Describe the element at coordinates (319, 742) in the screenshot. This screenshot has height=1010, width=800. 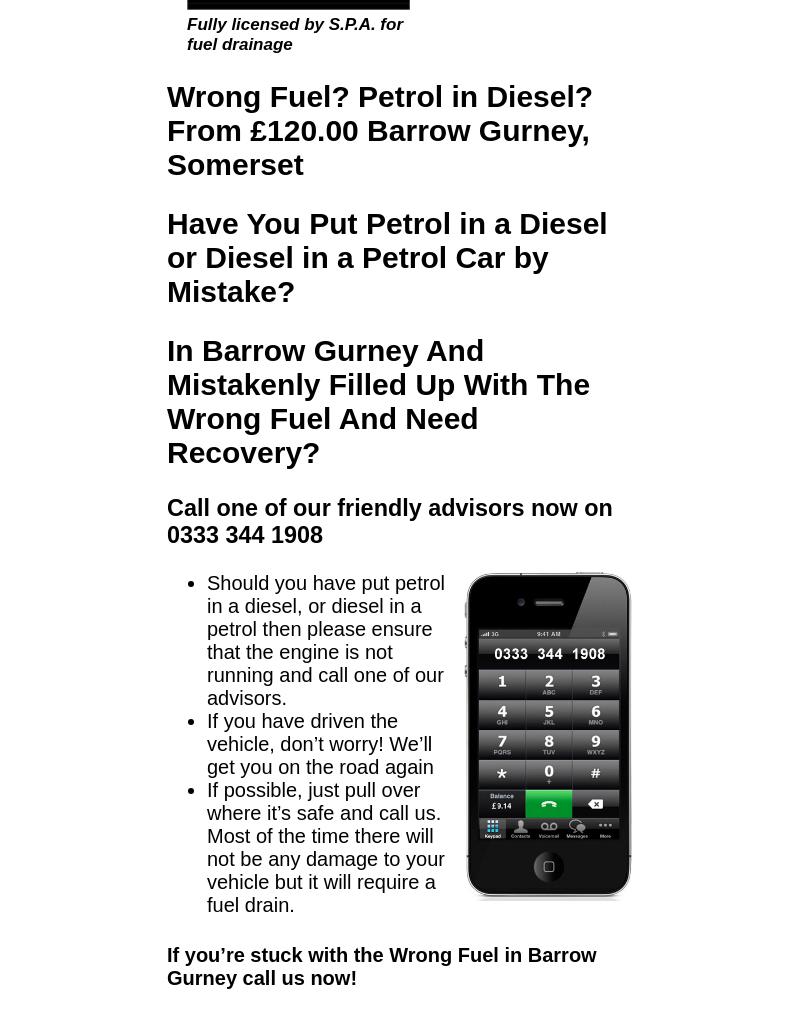
I see `'If you have driven the vehicle, don’t worry! We’ll get you on the road again'` at that location.